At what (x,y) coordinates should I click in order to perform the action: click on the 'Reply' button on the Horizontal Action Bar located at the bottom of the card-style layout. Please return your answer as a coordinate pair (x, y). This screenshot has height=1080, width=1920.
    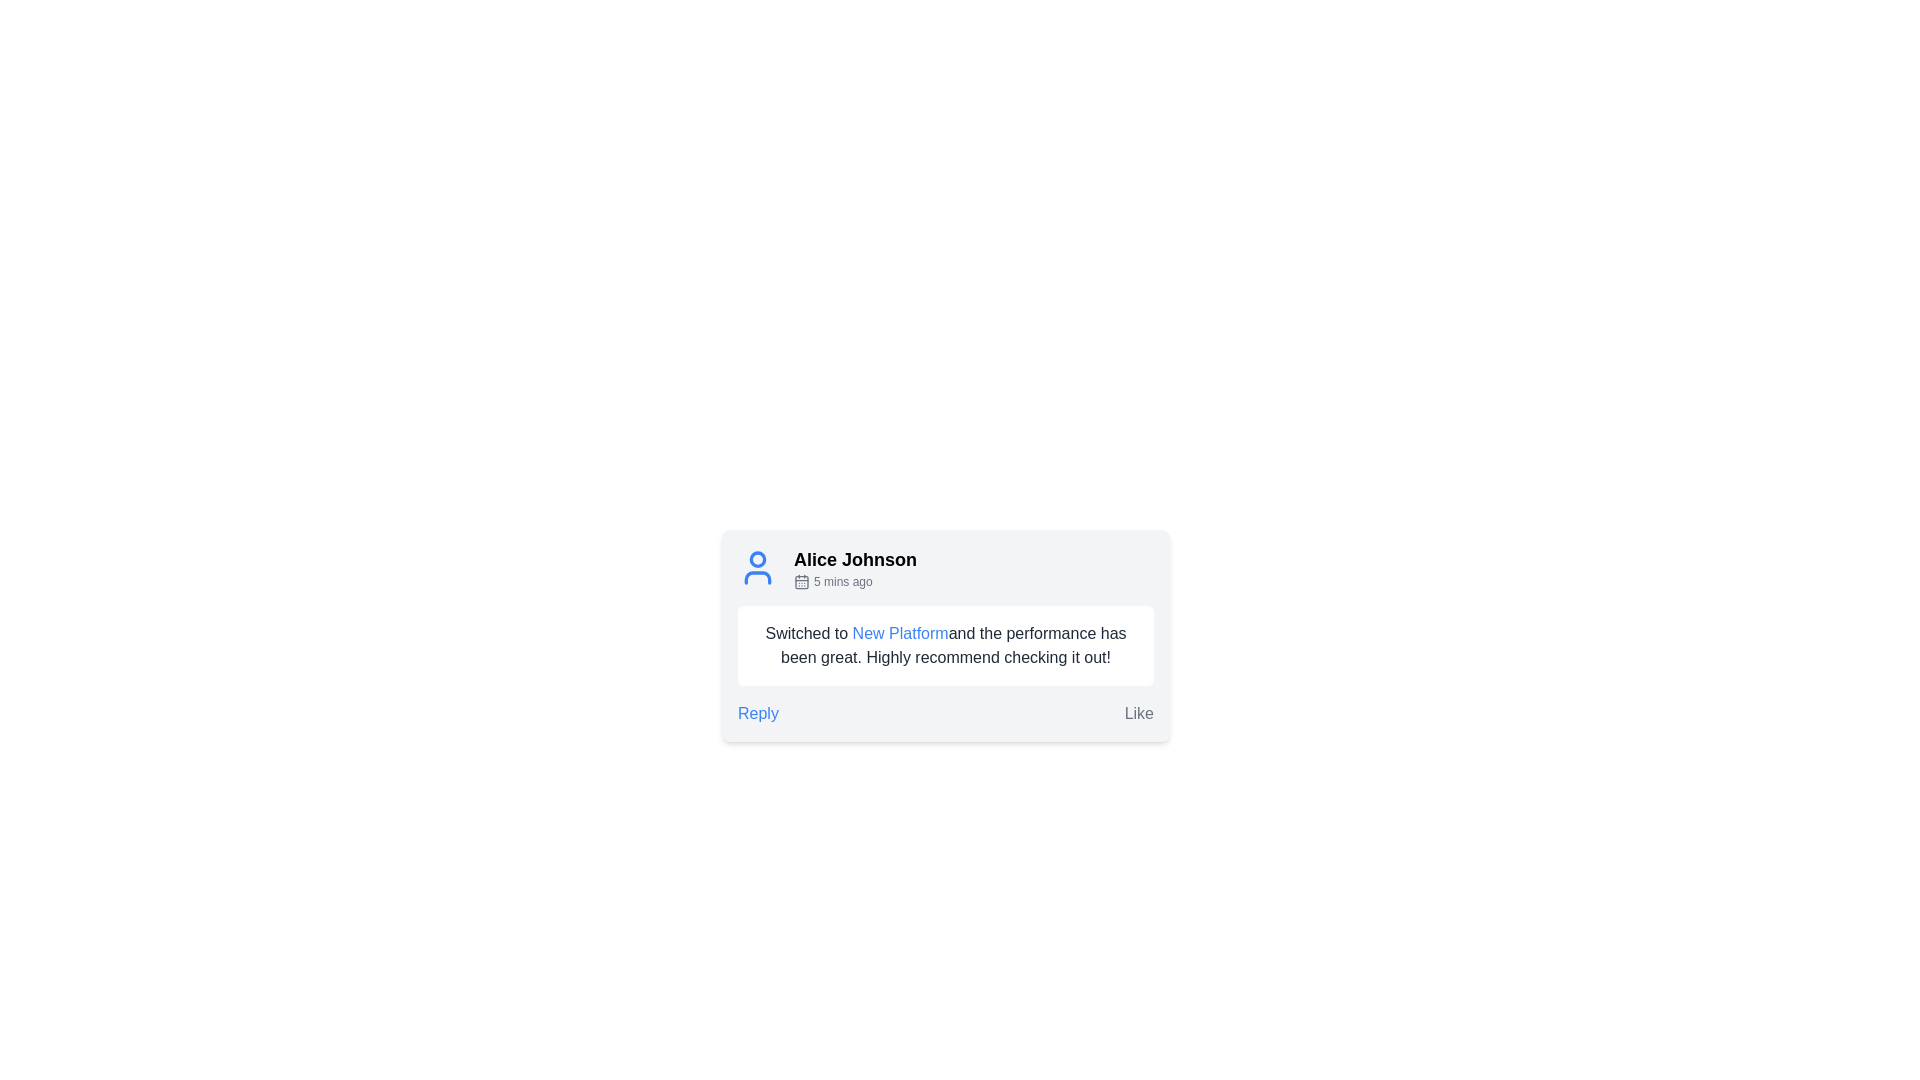
    Looking at the image, I should click on (944, 712).